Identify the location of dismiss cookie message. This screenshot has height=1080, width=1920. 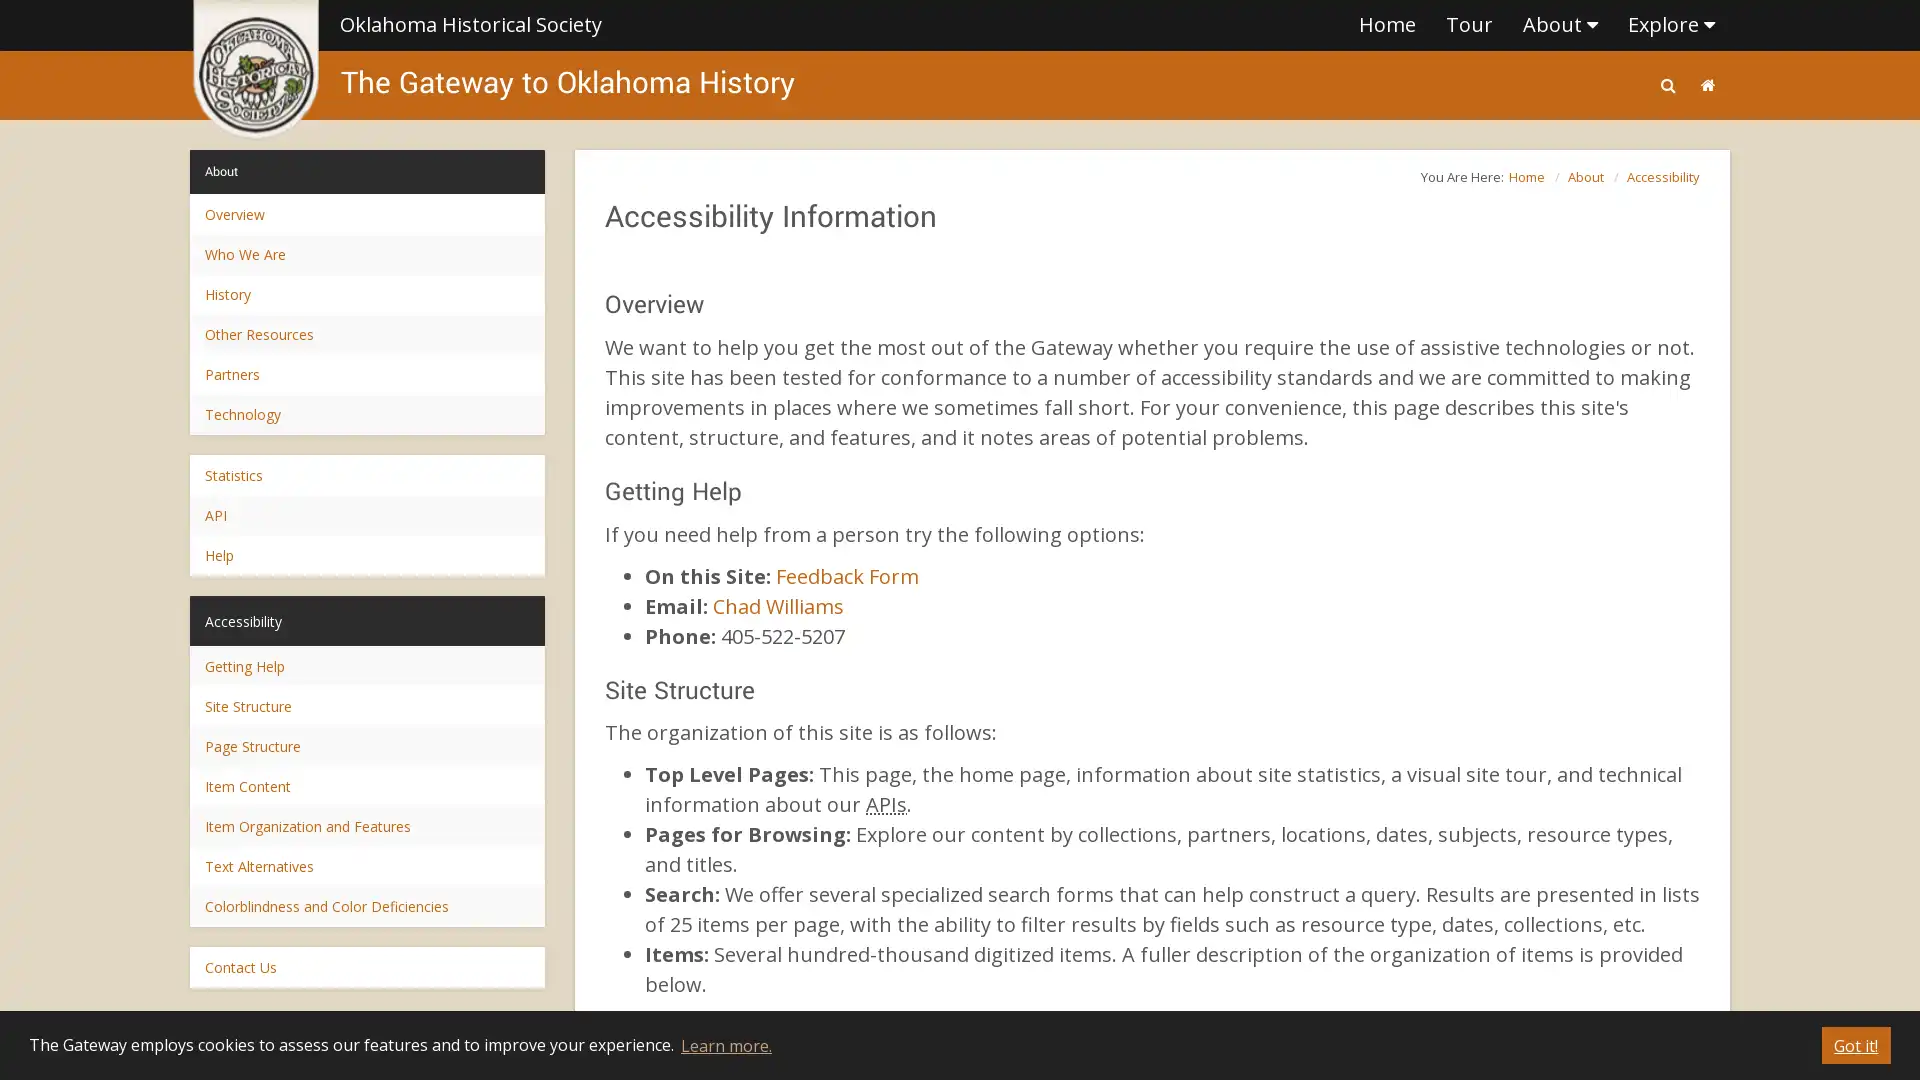
(1855, 1044).